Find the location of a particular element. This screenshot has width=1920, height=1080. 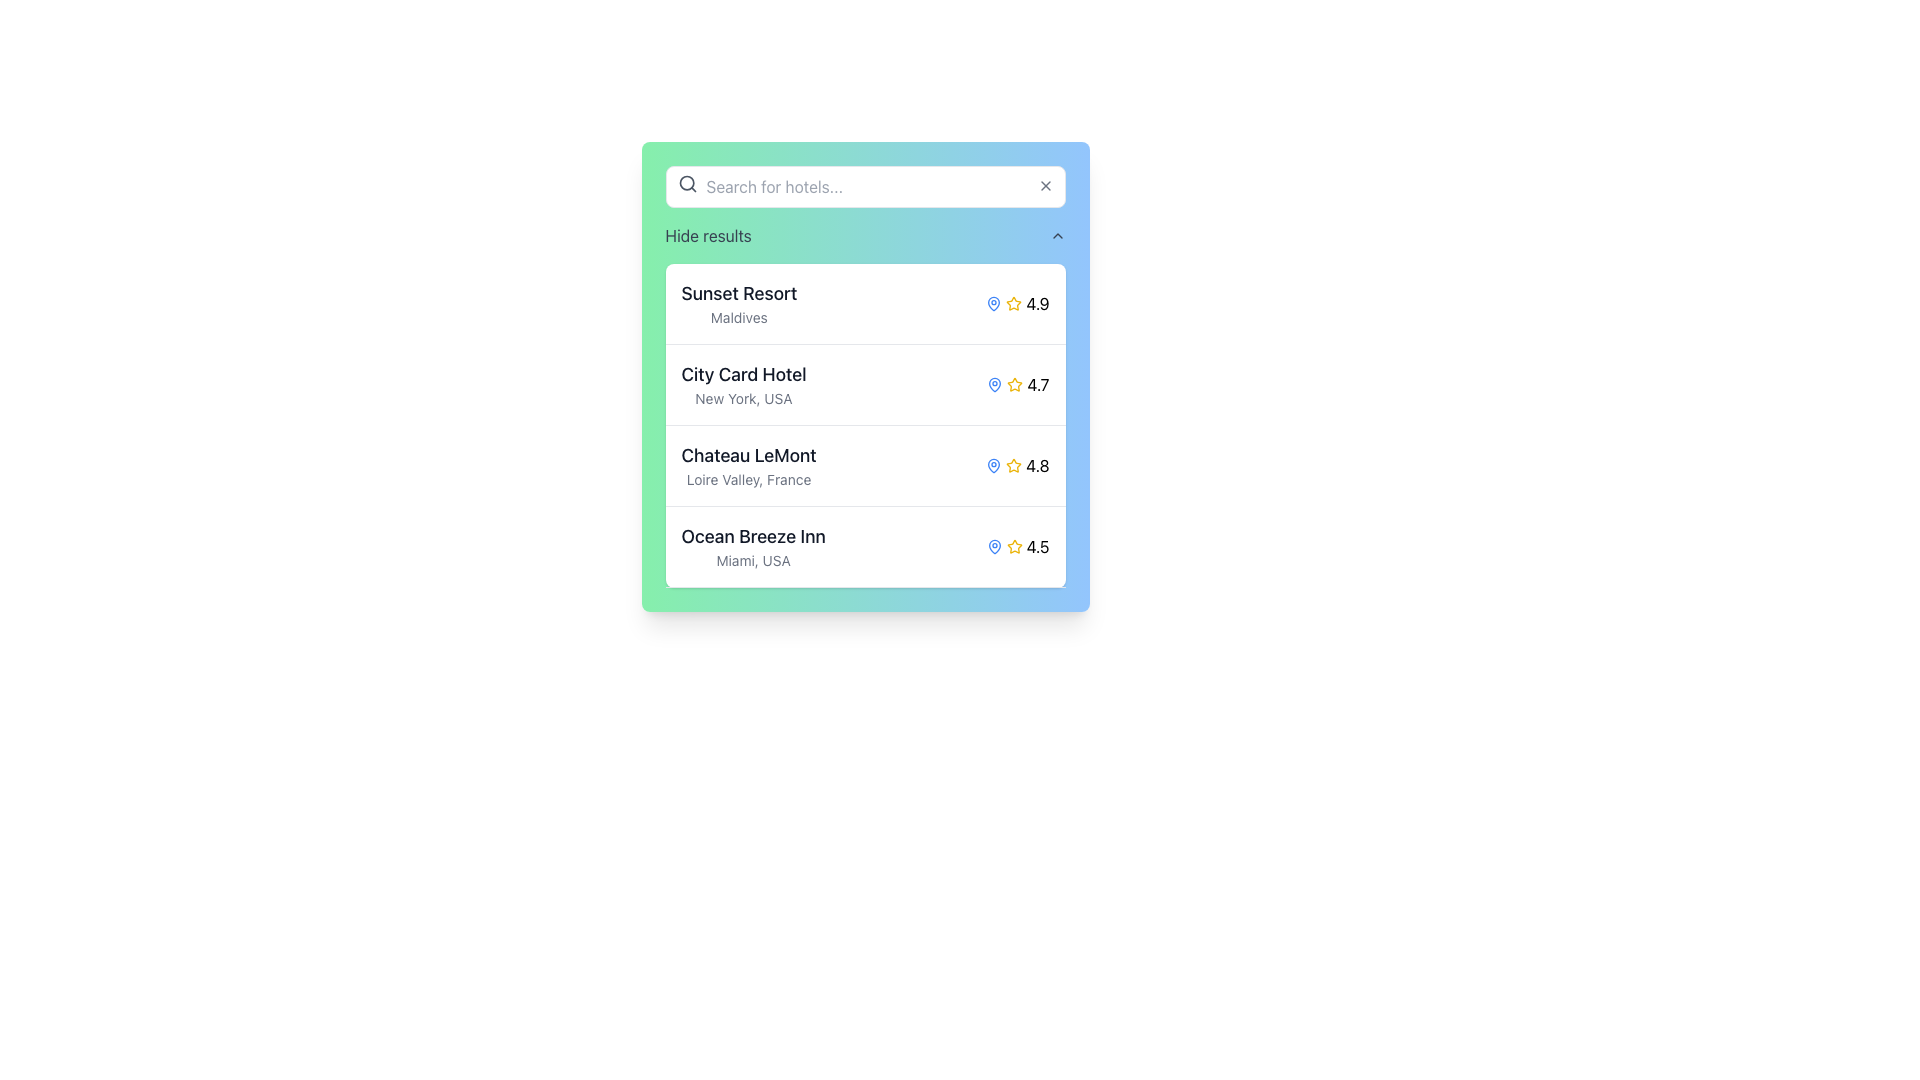

the text label displaying 'Miami, USA', which is a small light gray text located directly below 'Ocean Breeze Inn' is located at coordinates (752, 560).